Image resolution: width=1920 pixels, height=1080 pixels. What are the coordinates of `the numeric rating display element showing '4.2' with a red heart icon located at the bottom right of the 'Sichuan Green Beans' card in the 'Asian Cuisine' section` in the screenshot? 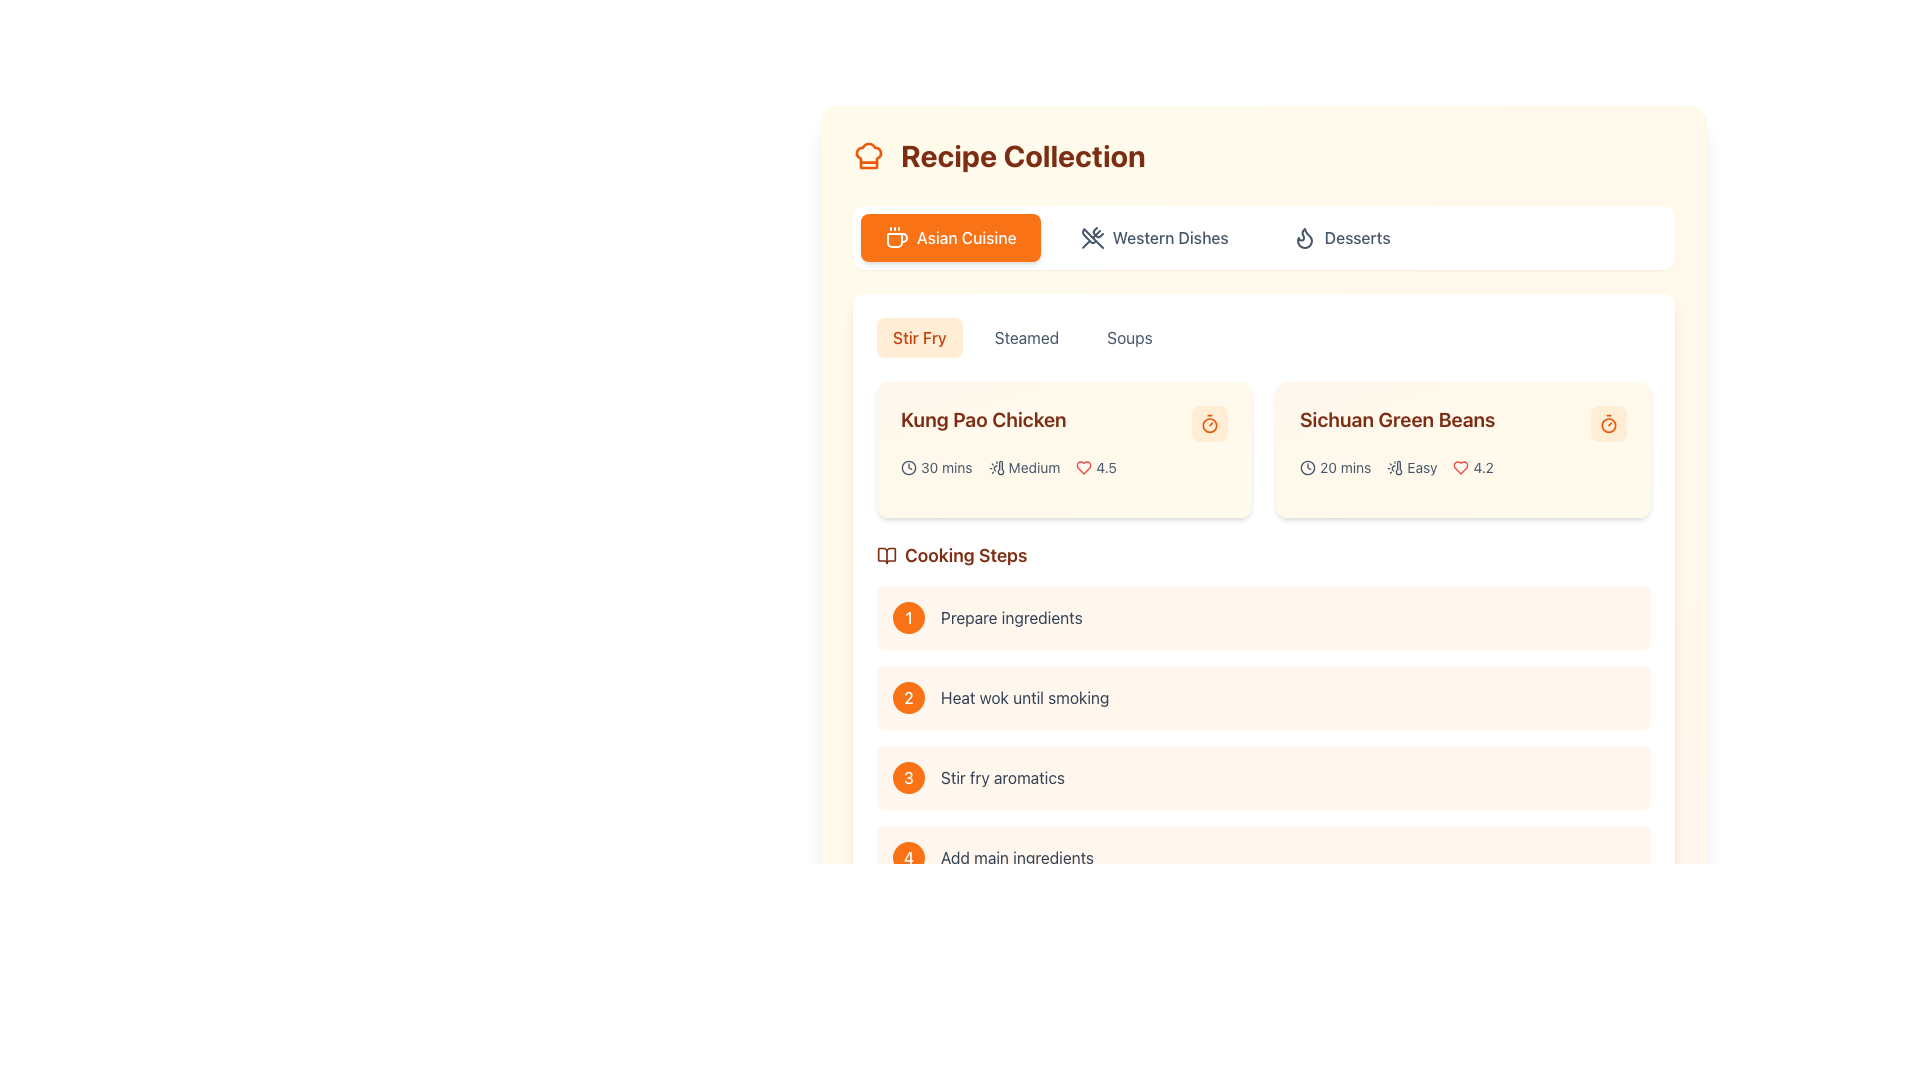 It's located at (1473, 467).